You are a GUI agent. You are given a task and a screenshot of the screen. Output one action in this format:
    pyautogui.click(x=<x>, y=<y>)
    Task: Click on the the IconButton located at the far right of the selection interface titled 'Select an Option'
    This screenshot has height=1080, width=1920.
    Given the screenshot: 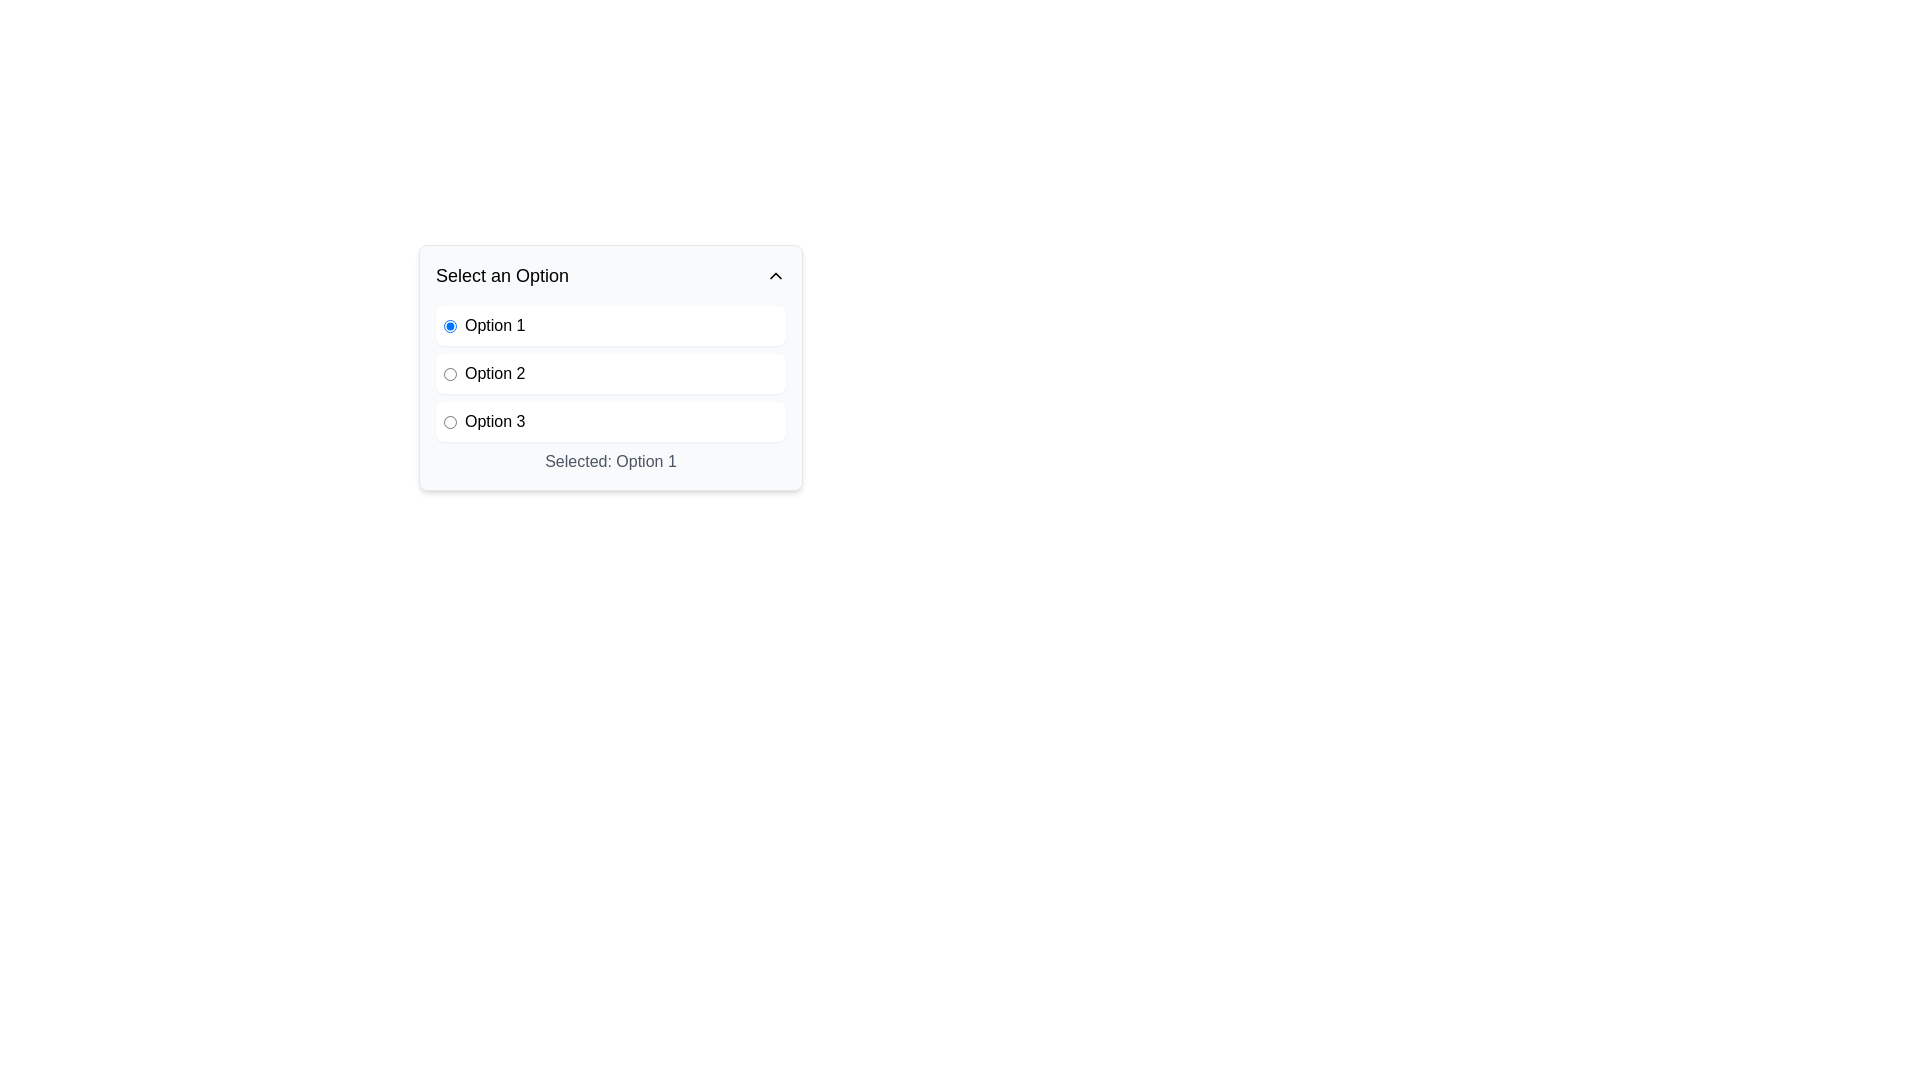 What is the action you would take?
    pyautogui.click(x=775, y=276)
    